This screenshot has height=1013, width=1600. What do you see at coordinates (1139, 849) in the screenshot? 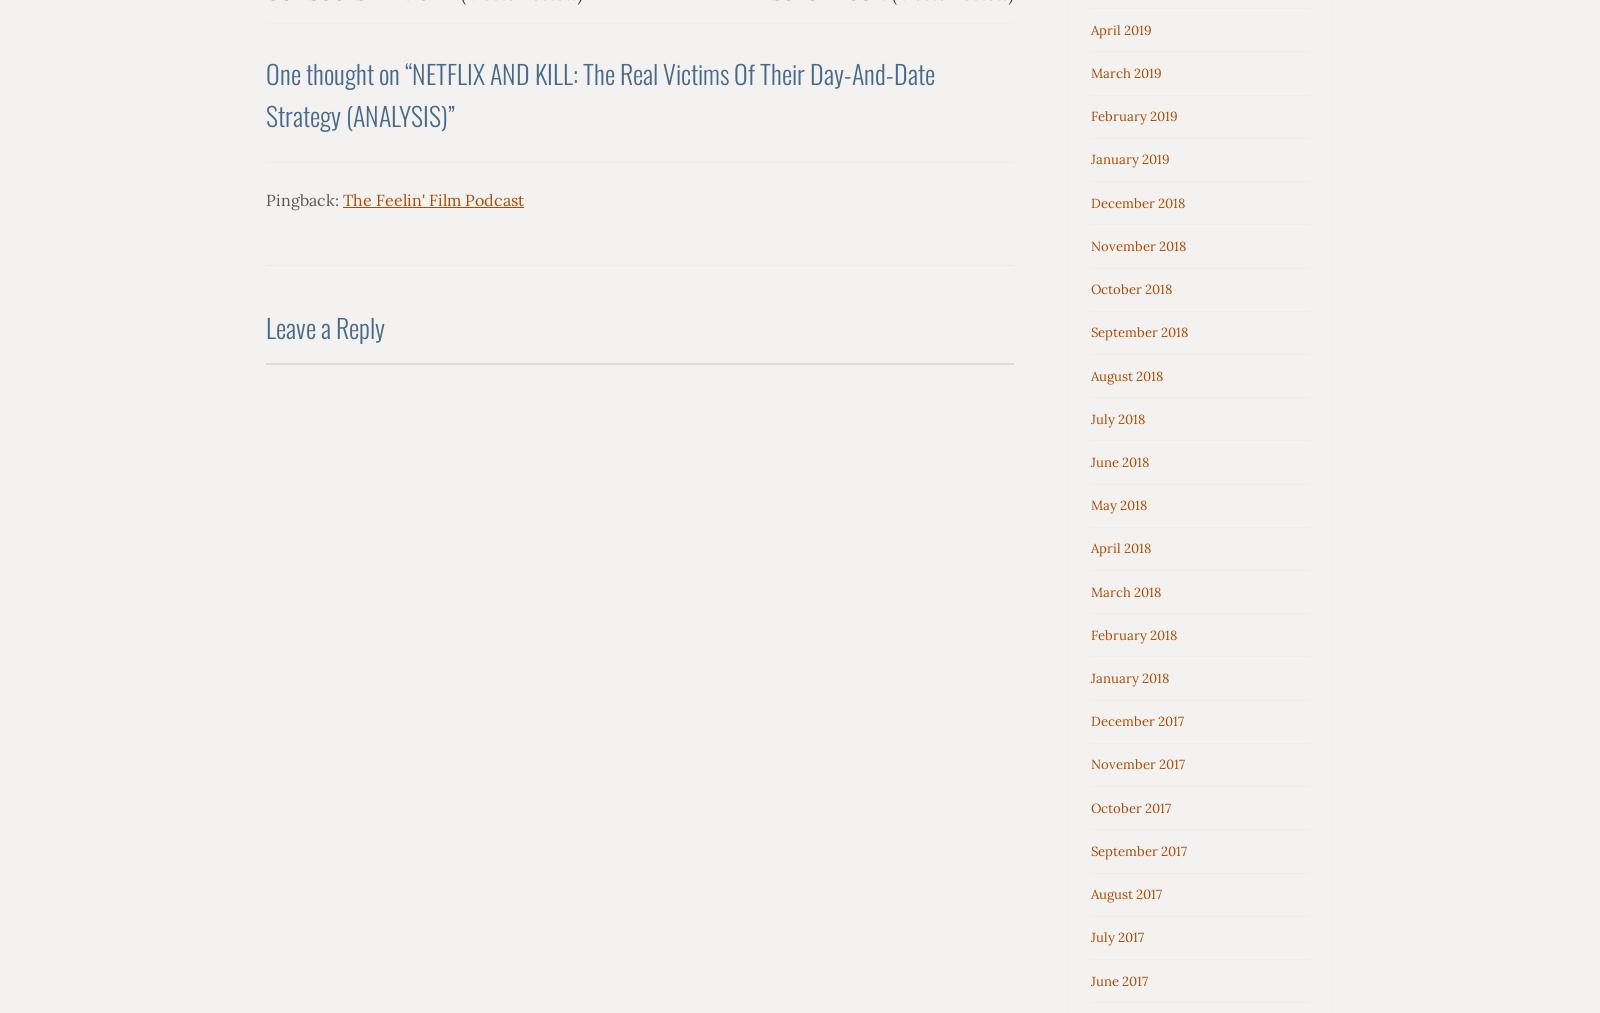
I see `'September 2017'` at bounding box center [1139, 849].